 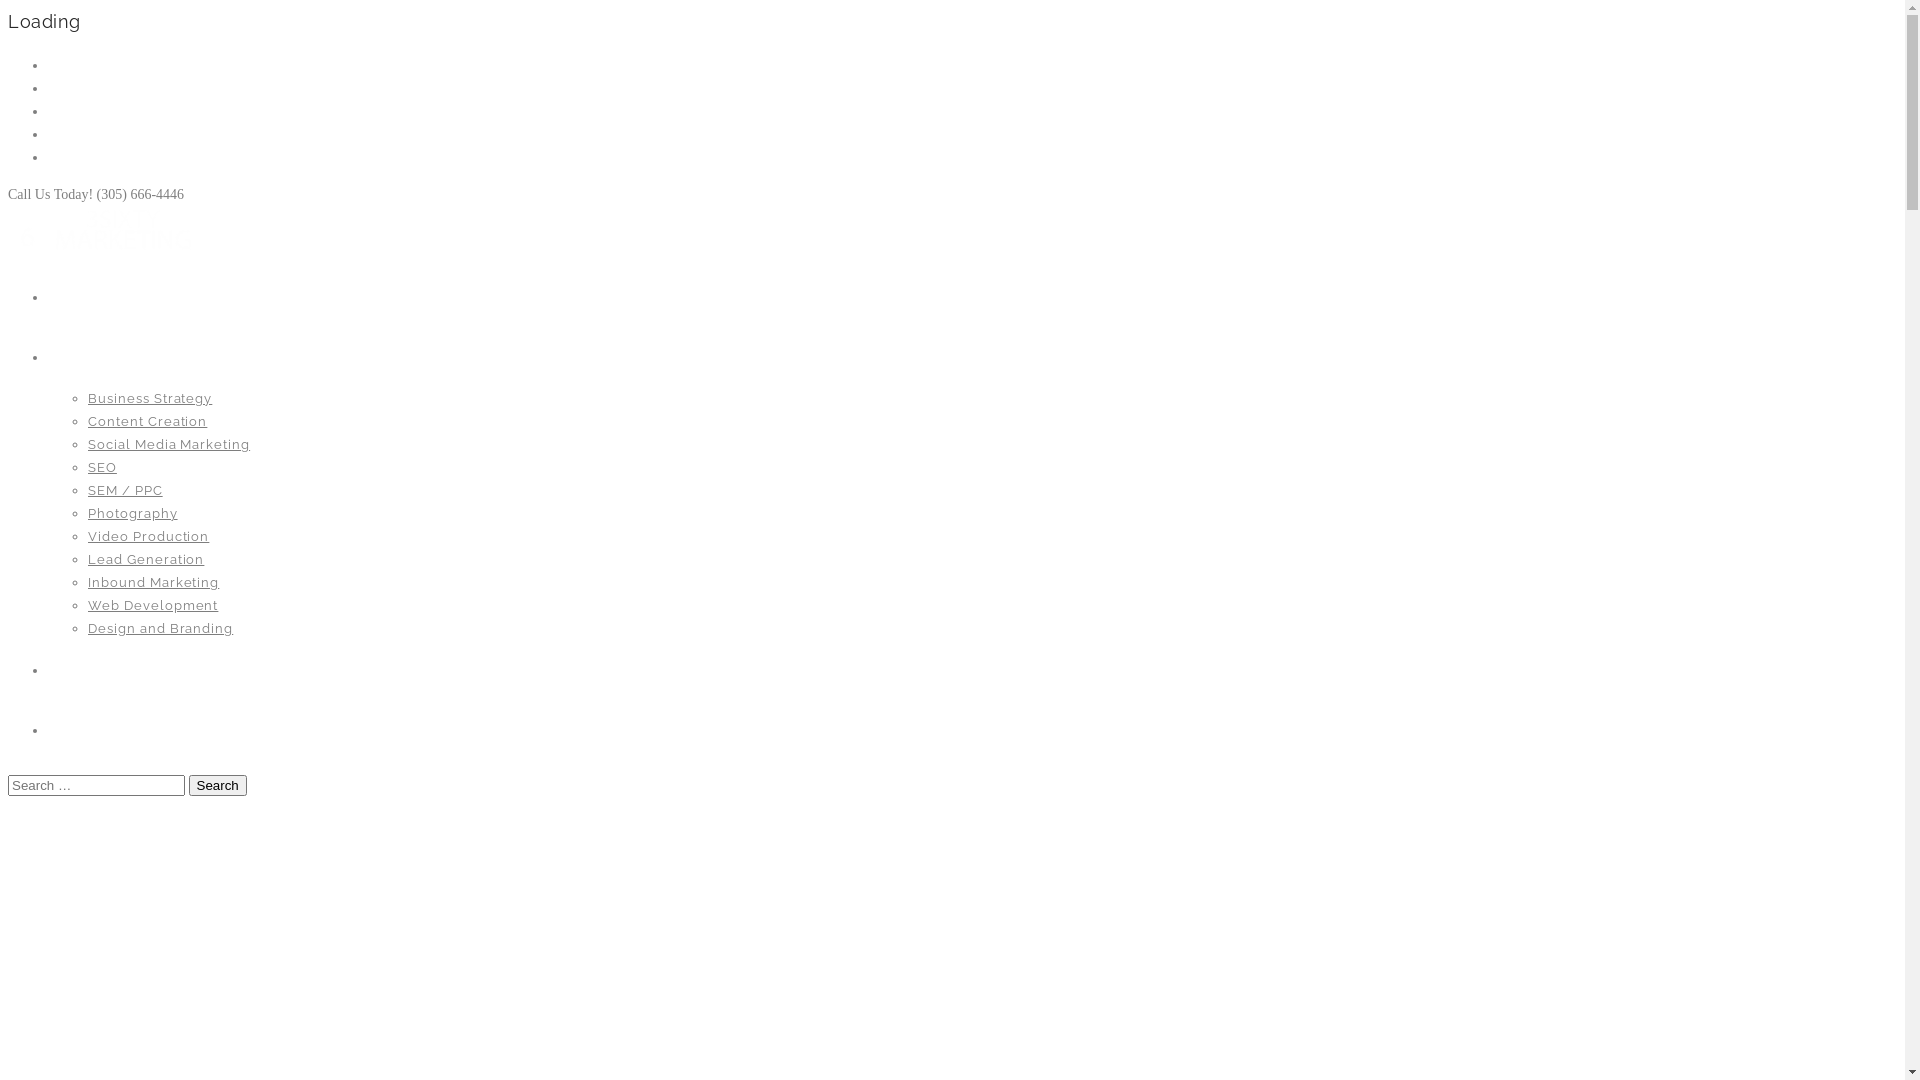 What do you see at coordinates (160, 627) in the screenshot?
I see `'Design and Branding'` at bounding box center [160, 627].